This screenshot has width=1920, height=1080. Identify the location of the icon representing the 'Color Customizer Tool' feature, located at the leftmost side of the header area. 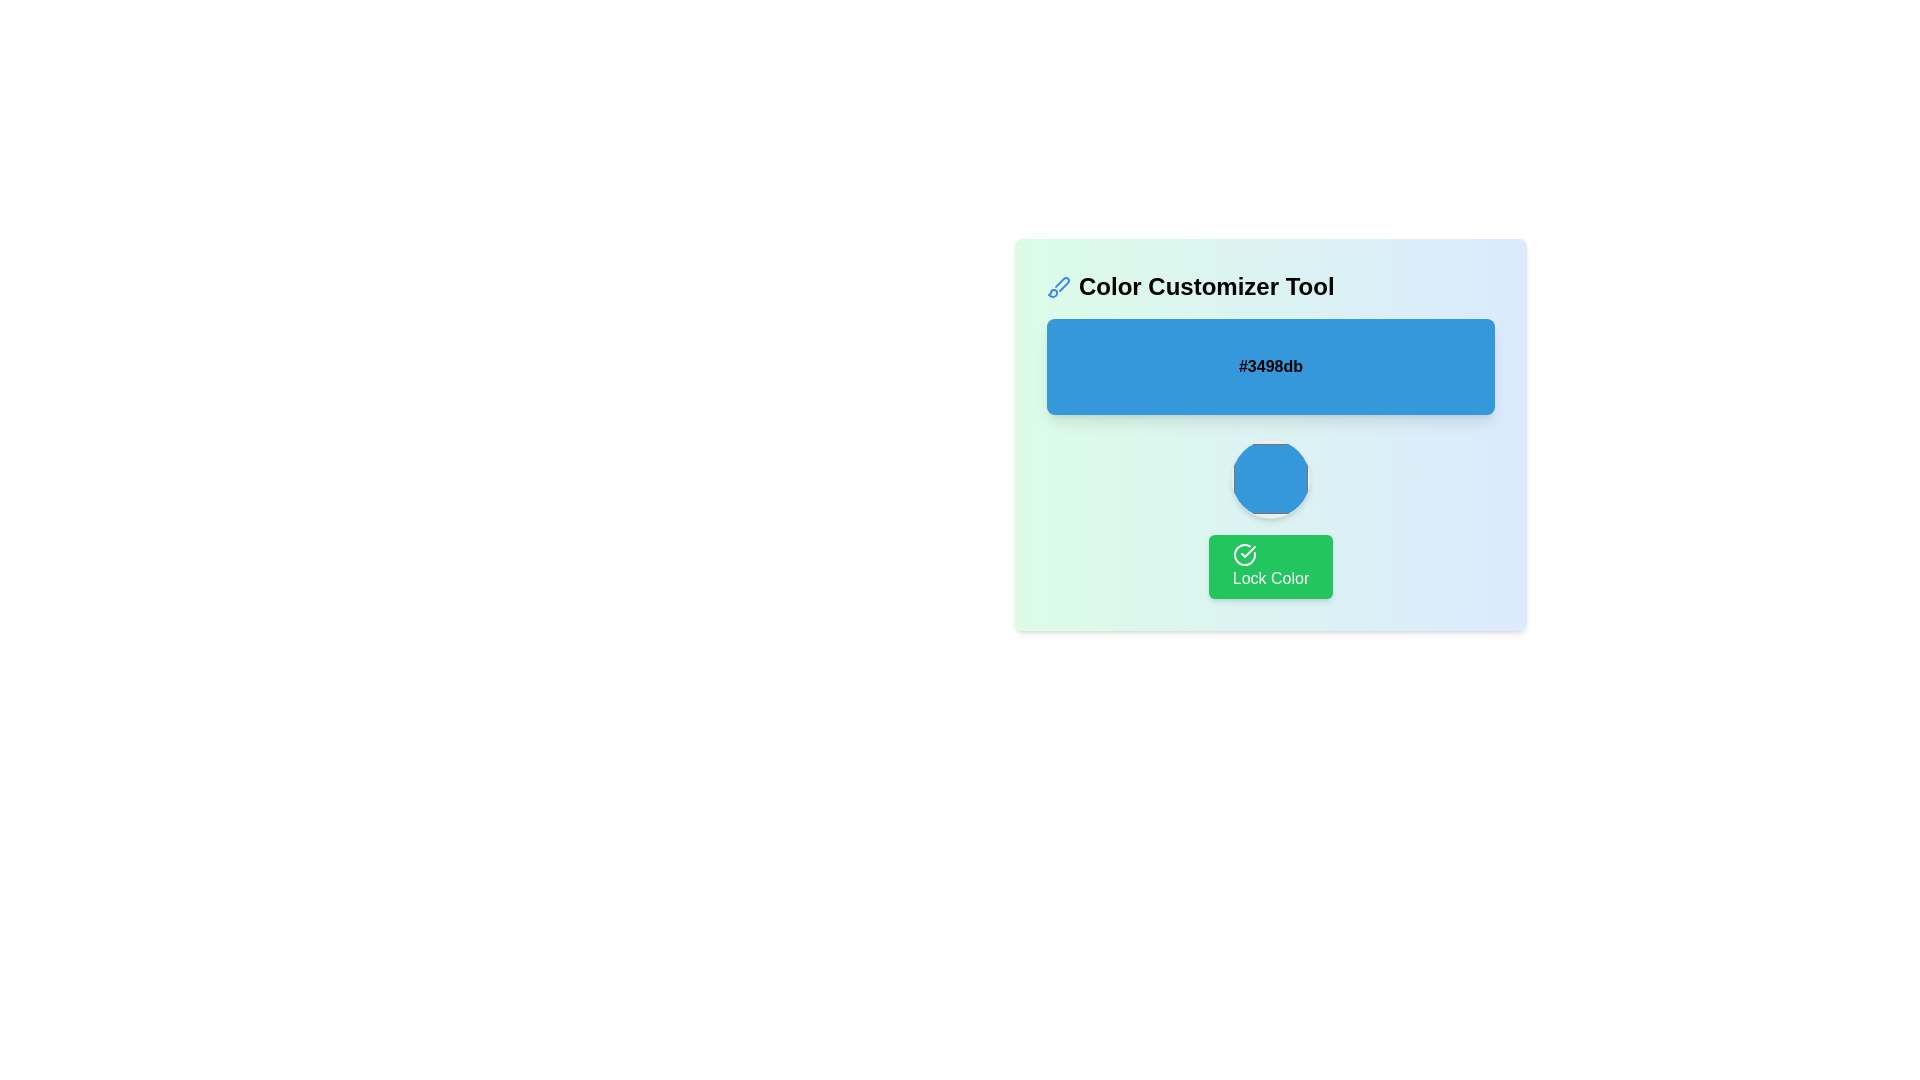
(1058, 286).